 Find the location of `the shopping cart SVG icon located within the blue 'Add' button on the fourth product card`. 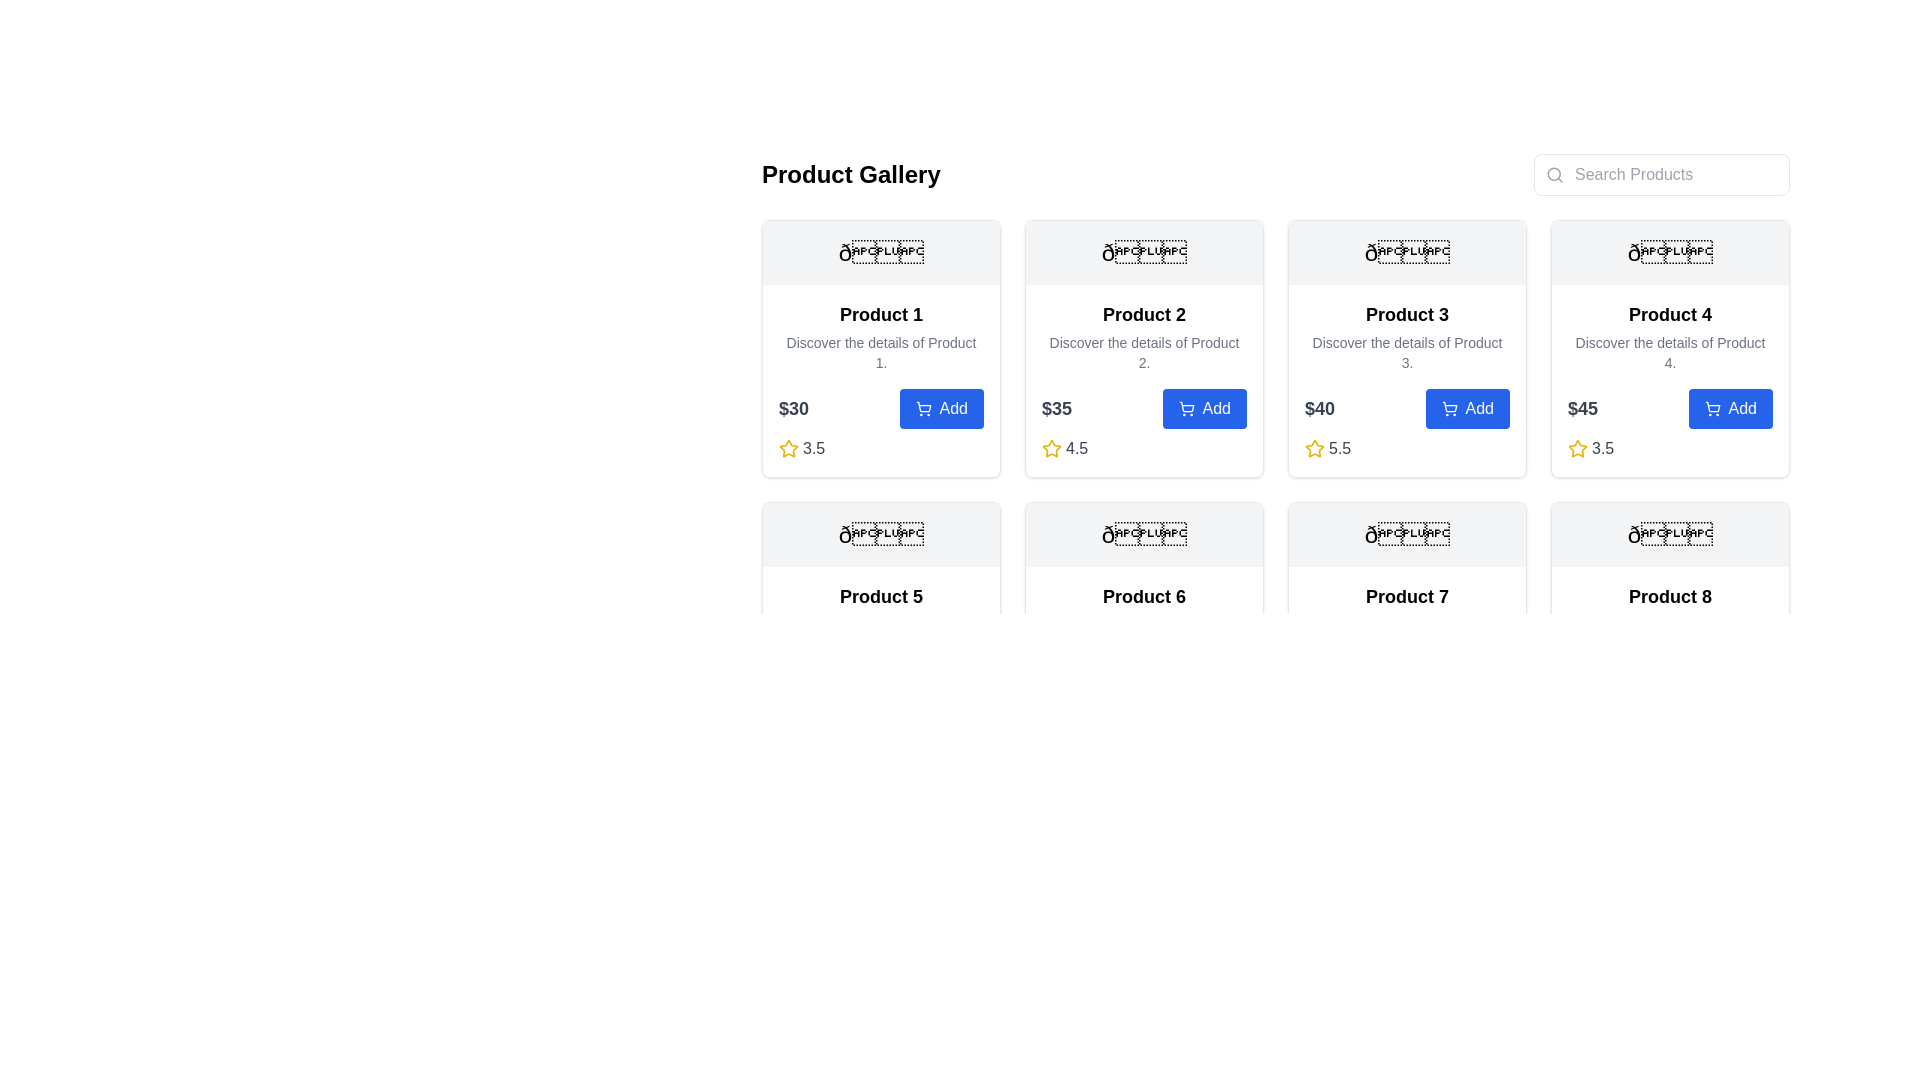

the shopping cart SVG icon located within the blue 'Add' button on the fourth product card is located at coordinates (1711, 407).